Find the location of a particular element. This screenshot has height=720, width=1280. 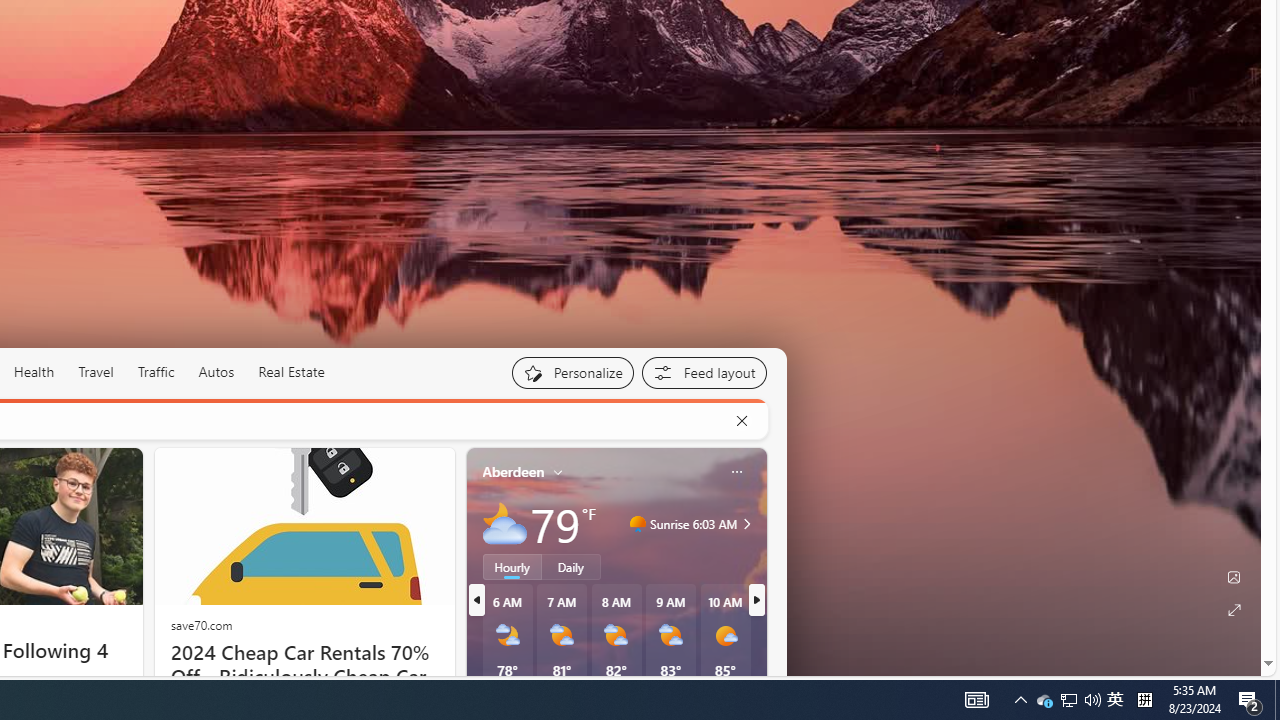

'next' is located at coordinates (755, 599).